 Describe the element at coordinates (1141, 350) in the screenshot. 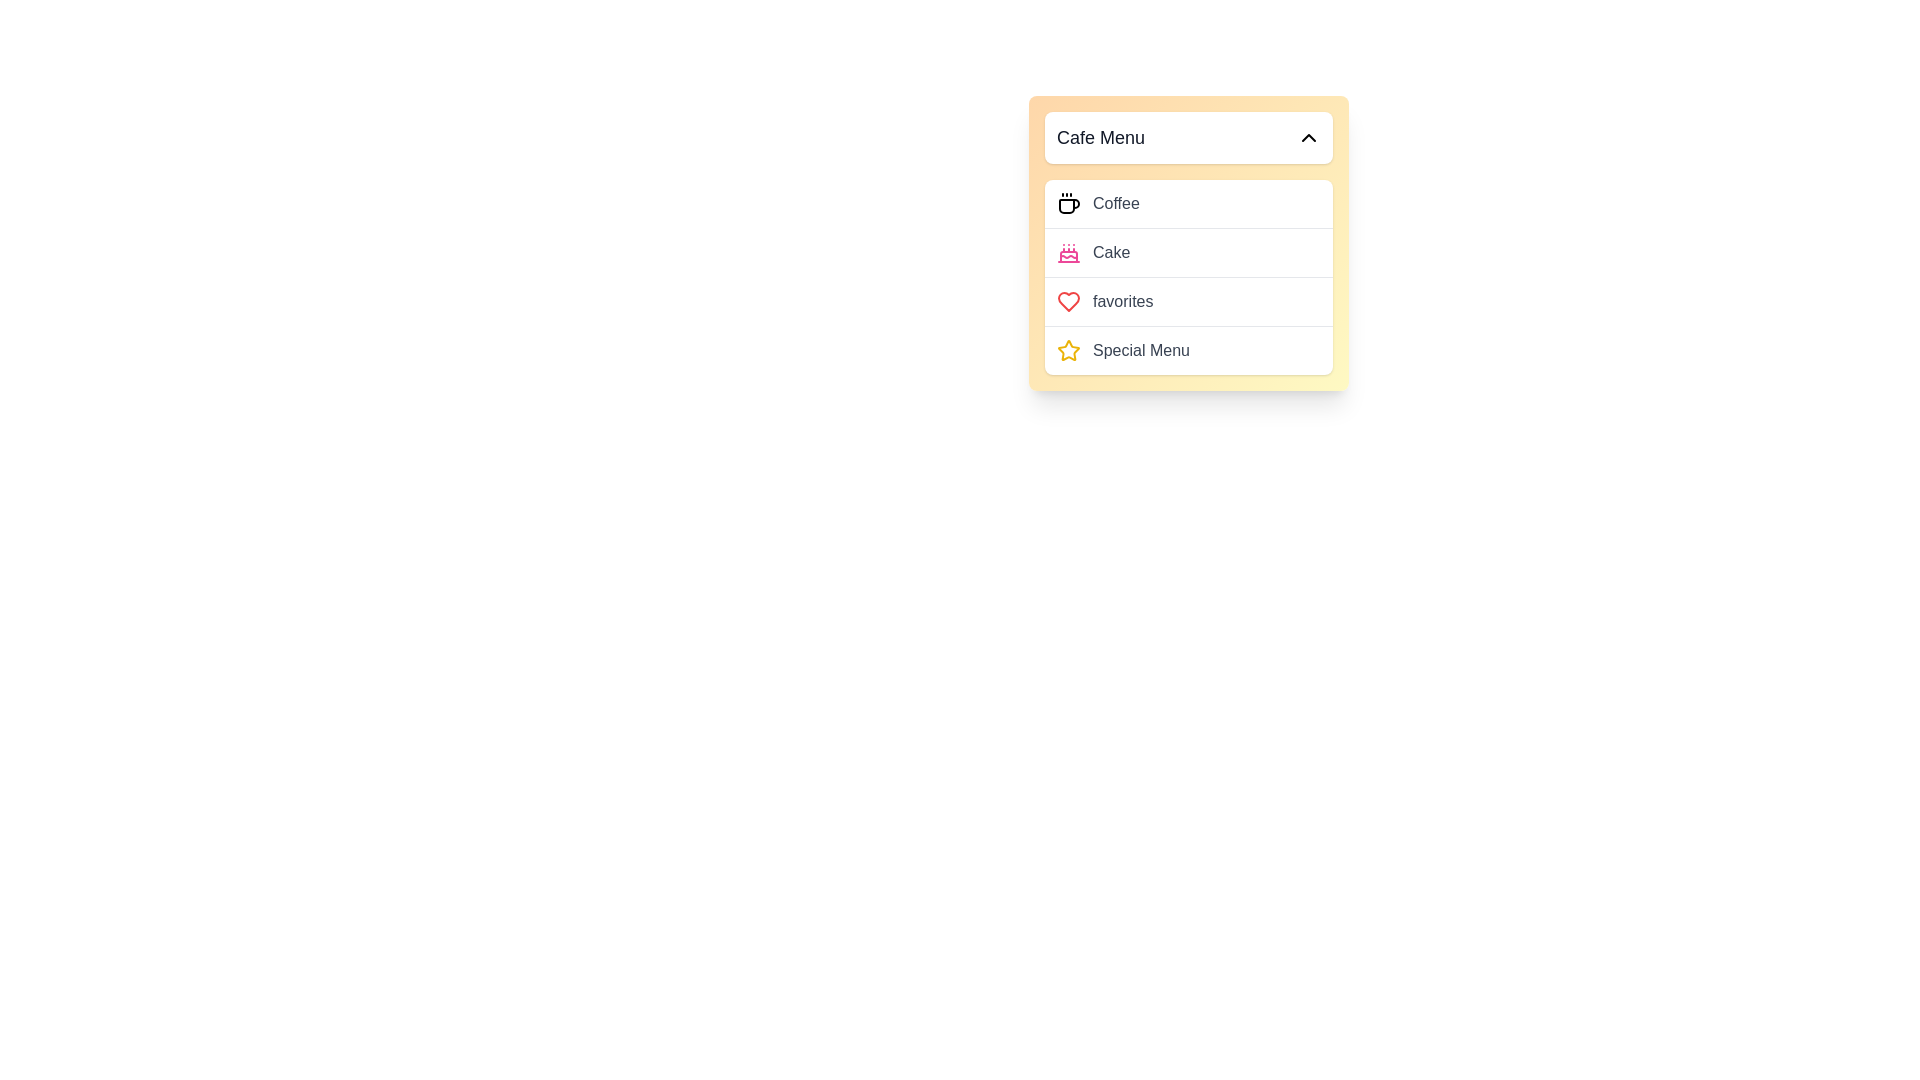

I see `the content of the 'Special Menu' label, which is styled in medium-weight gray font and is the last item in the dropdown menu titled 'Cafe Menu'` at that location.